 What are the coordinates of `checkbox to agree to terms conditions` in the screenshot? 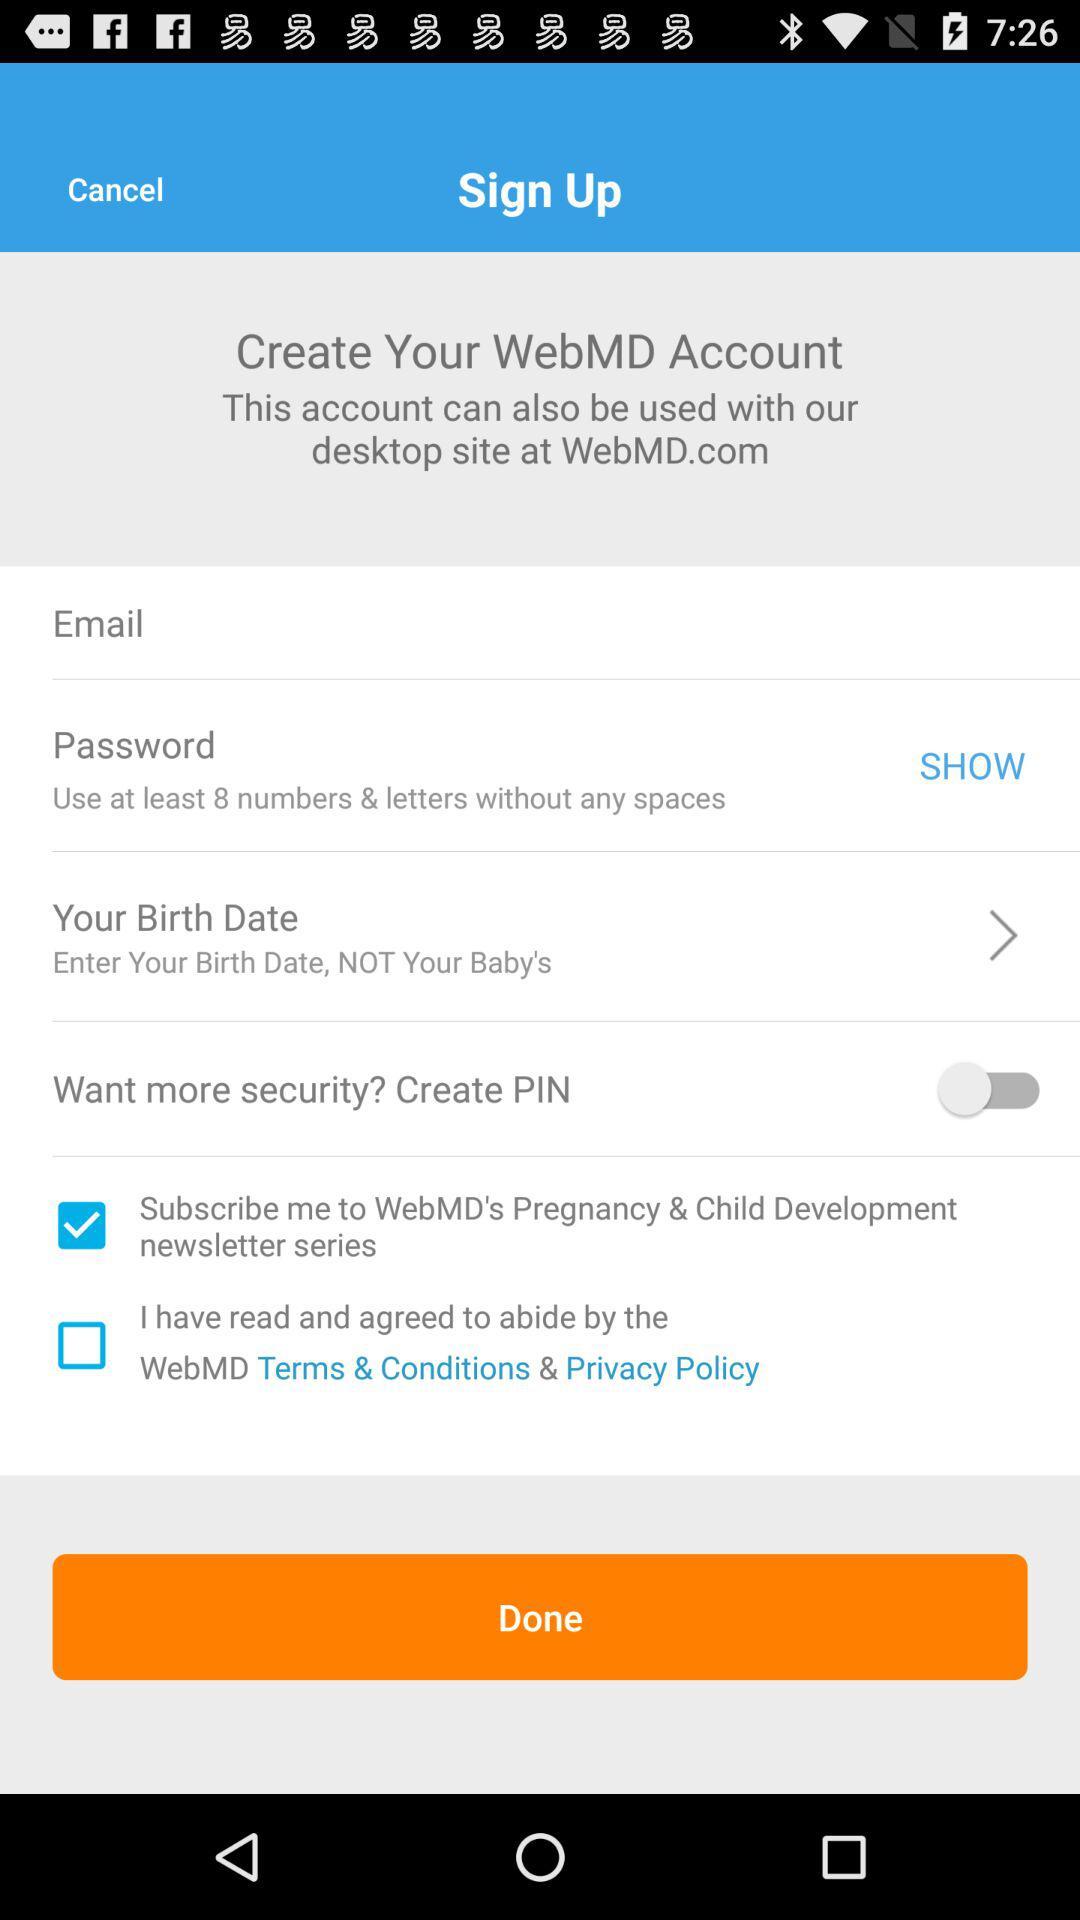 It's located at (80, 1345).